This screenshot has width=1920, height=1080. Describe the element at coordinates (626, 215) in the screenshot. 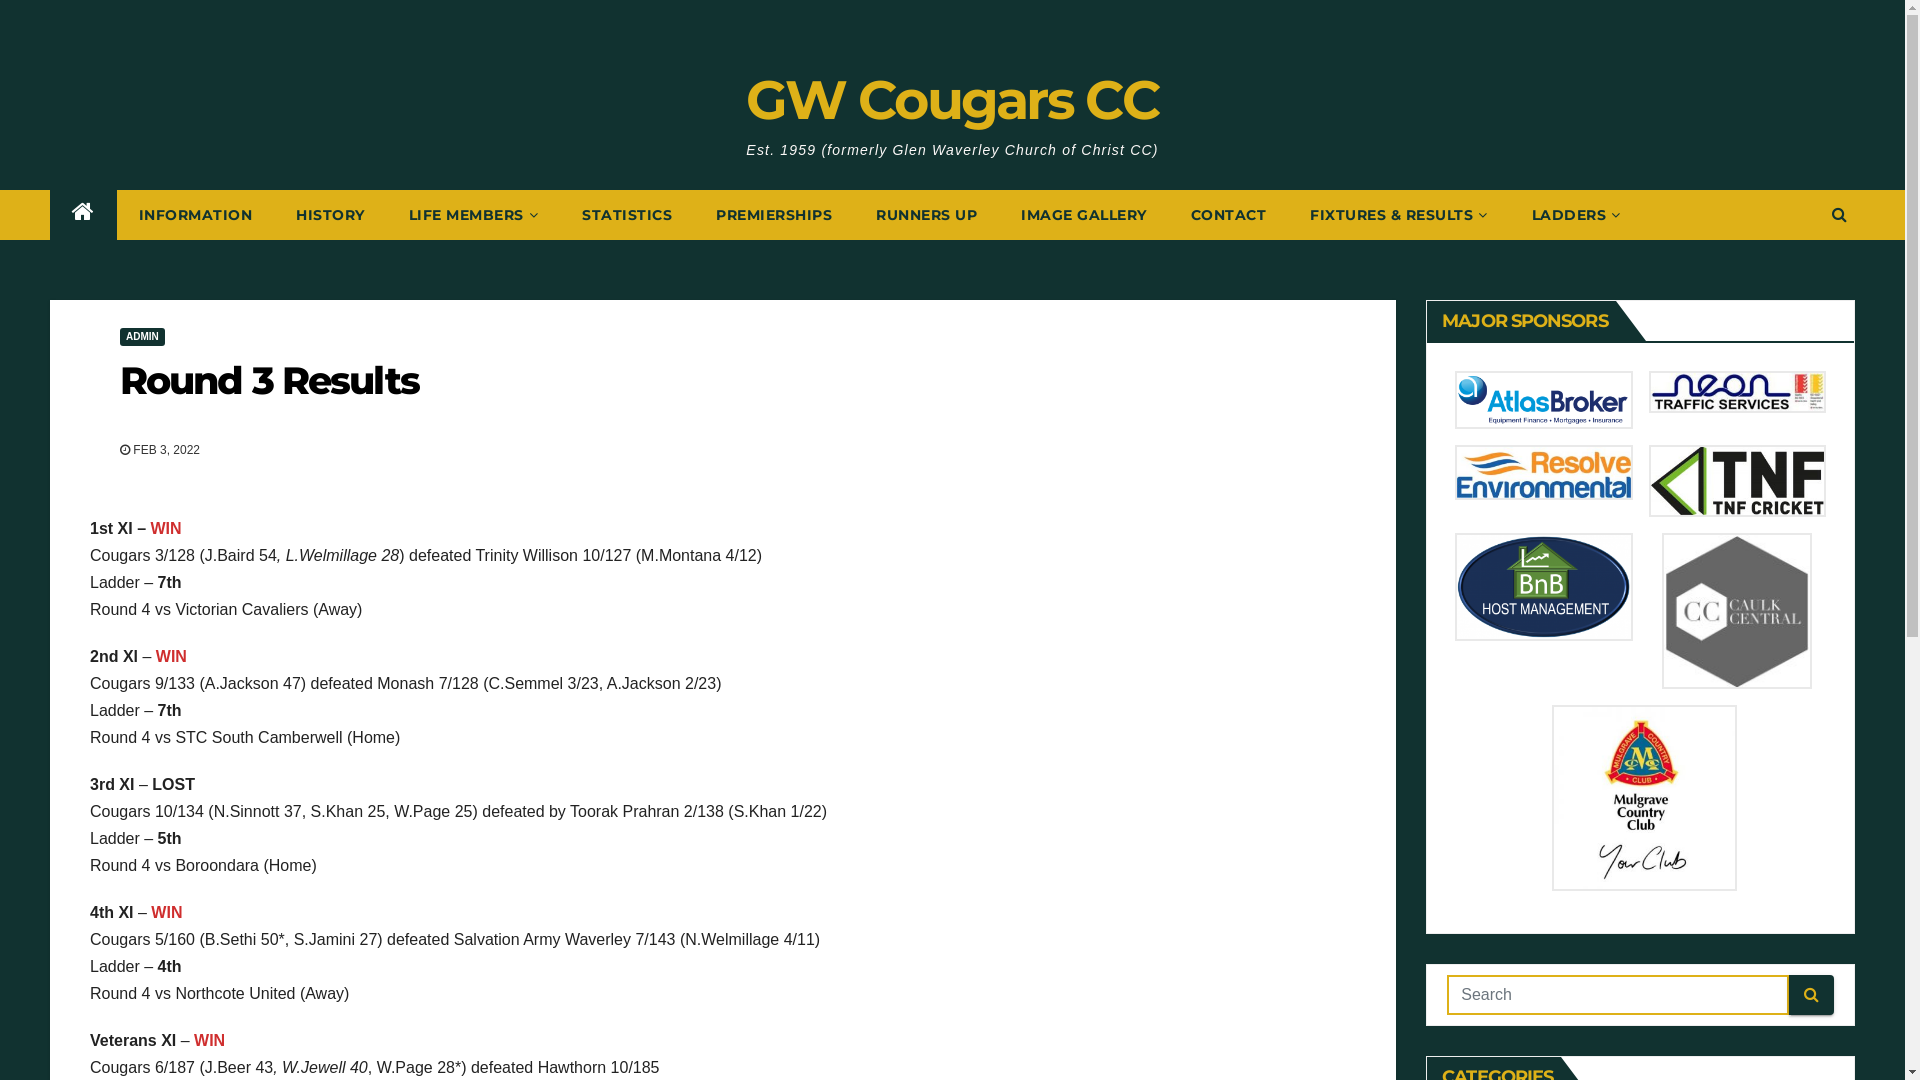

I see `'STATISTICS'` at that location.